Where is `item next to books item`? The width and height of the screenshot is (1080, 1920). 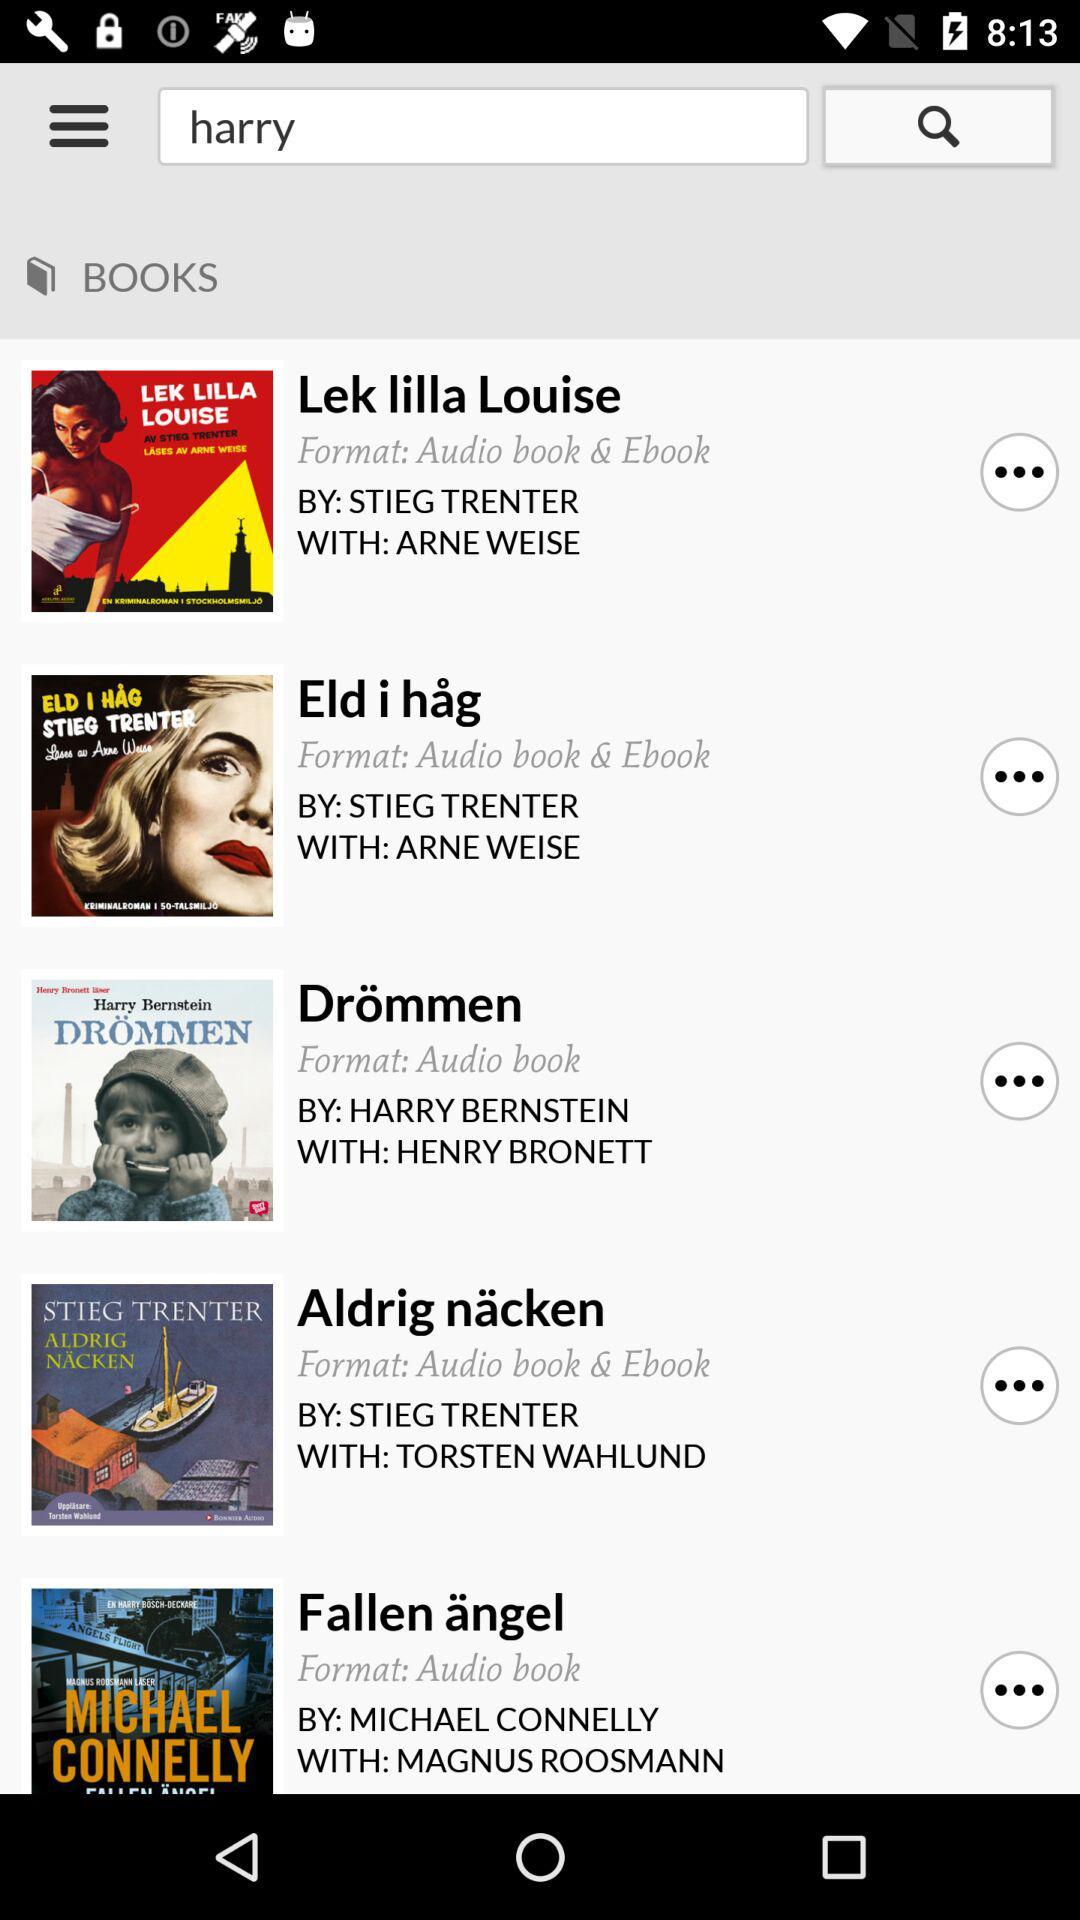
item next to books item is located at coordinates (40, 268).